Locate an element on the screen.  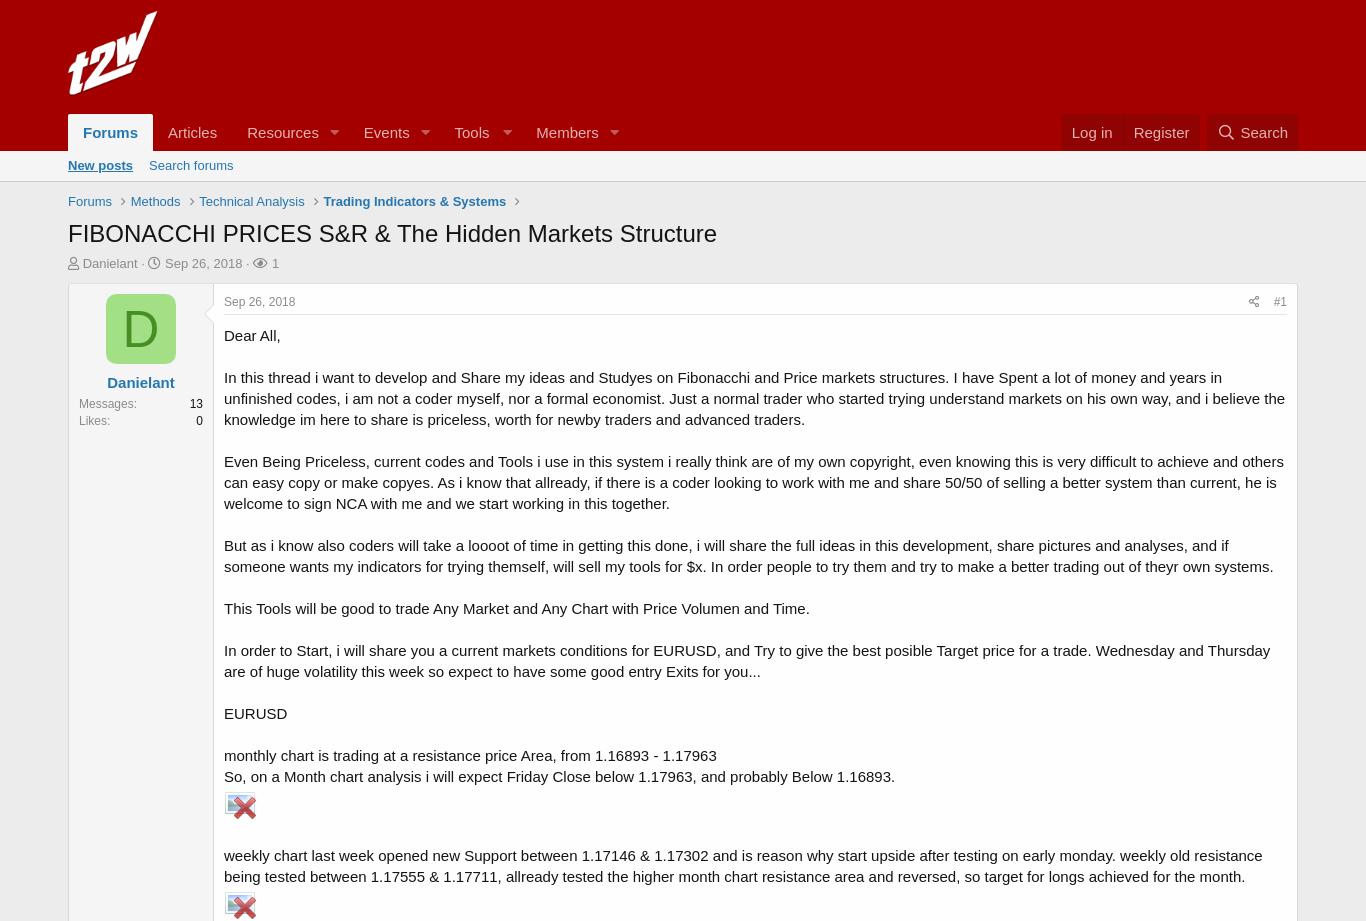
'Methods' is located at coordinates (154, 200).